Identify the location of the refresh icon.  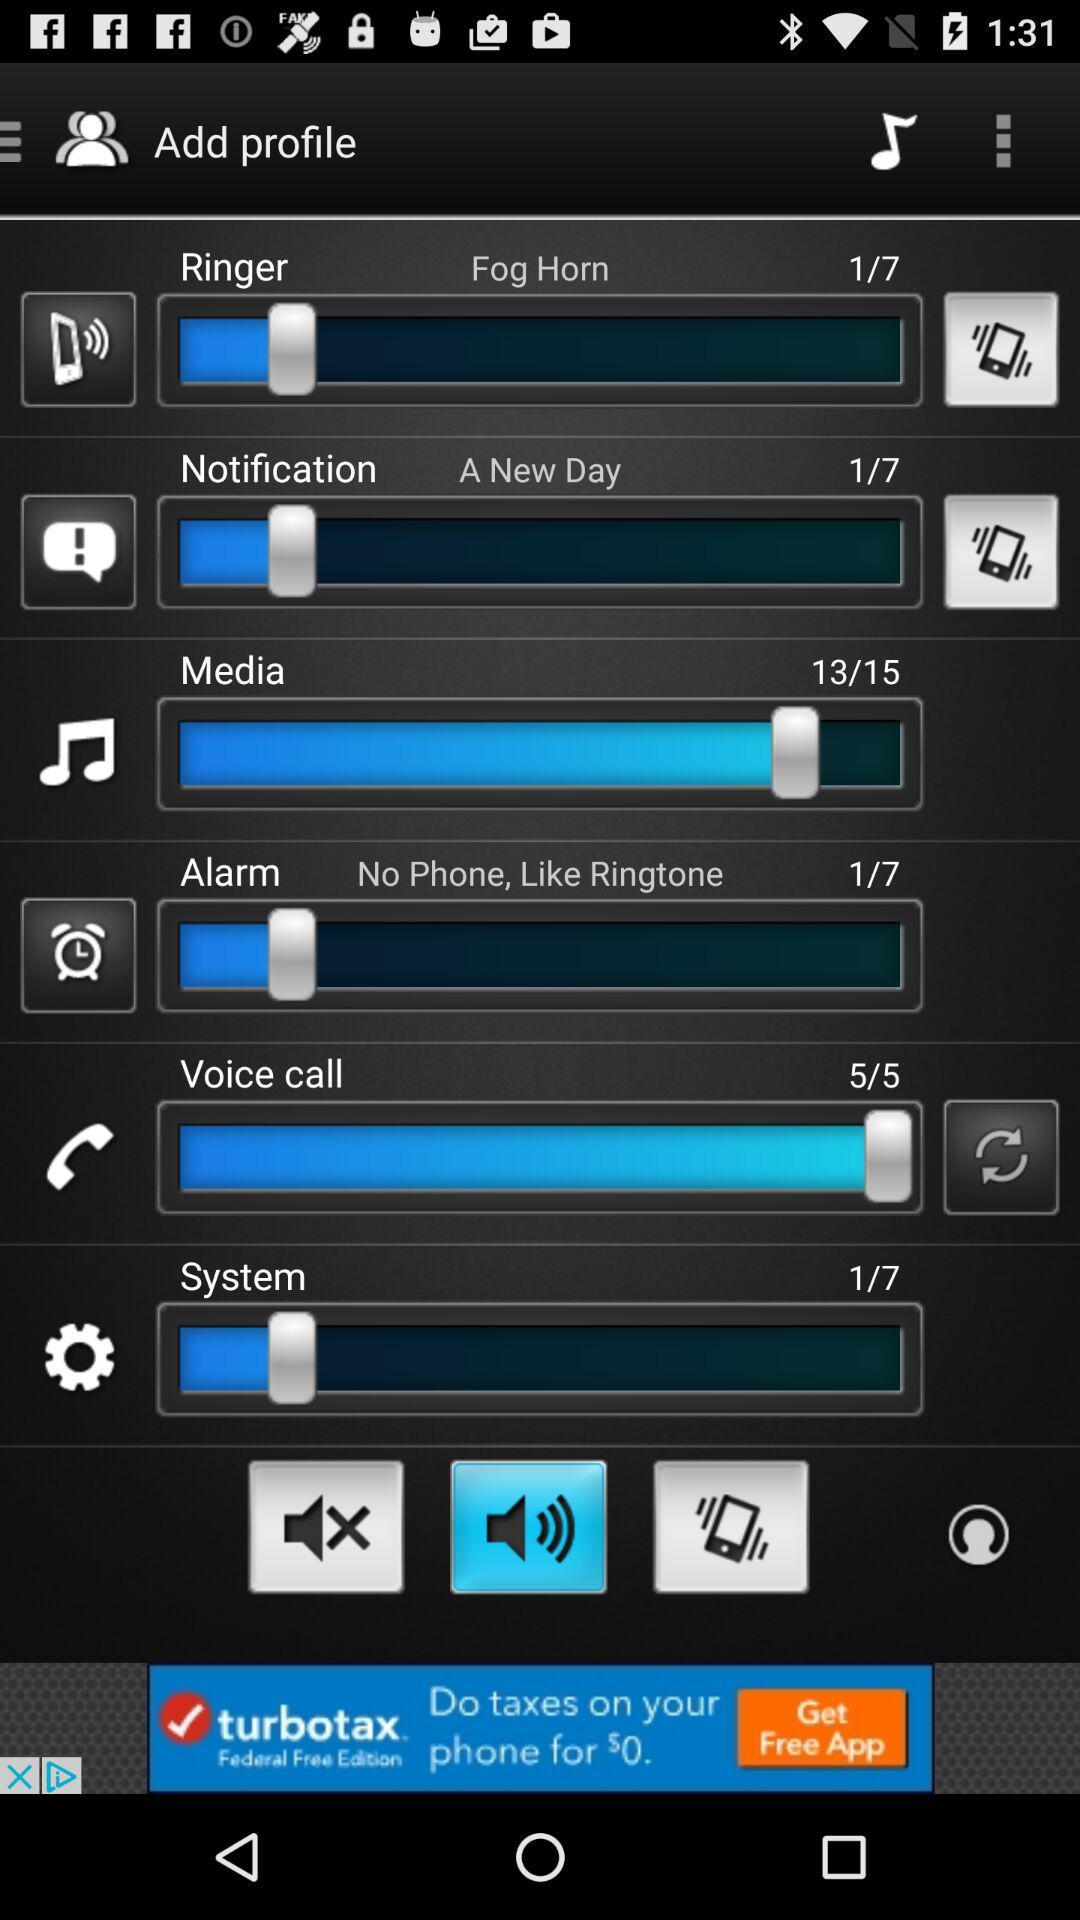
(1001, 1237).